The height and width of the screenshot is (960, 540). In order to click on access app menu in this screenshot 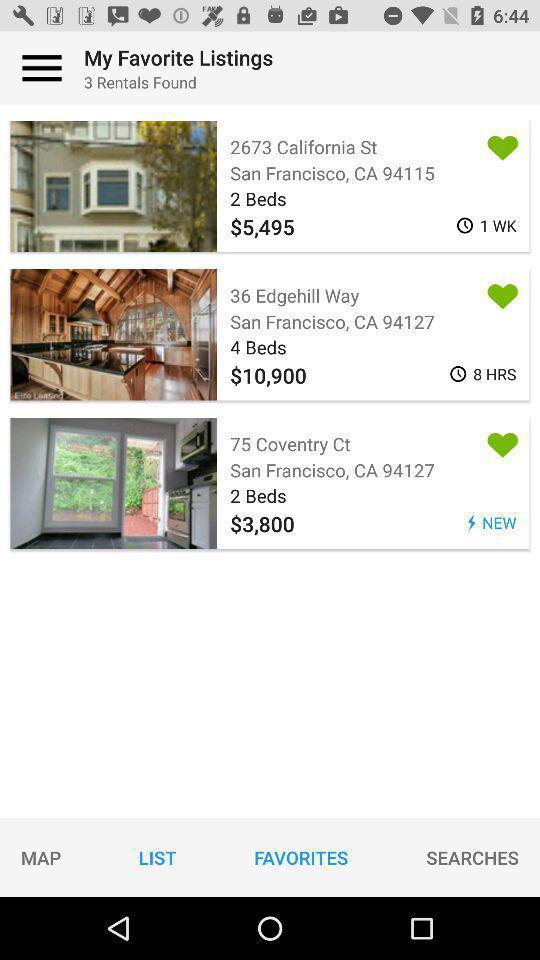, I will do `click(42, 68)`.